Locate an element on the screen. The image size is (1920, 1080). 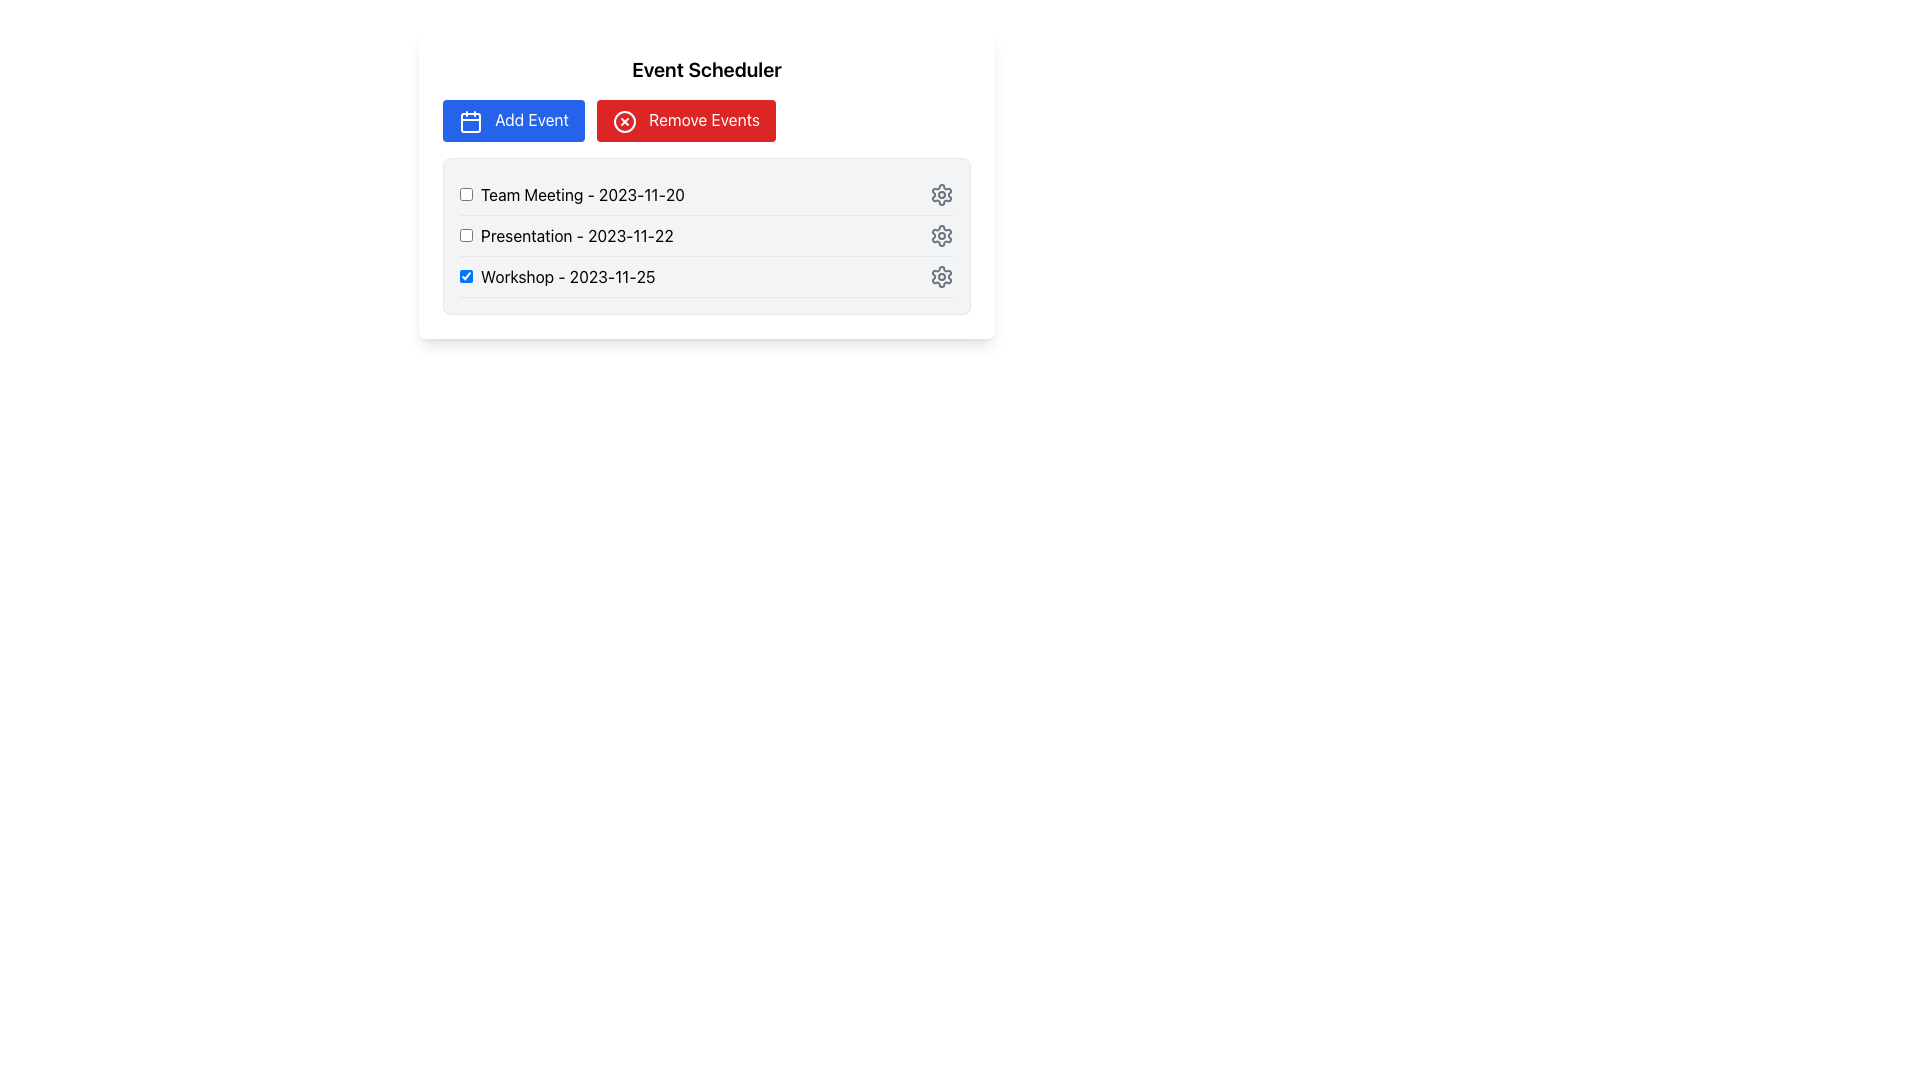
the gear icon located at the right side of the 'Workshop - 2023-11-25' row is located at coordinates (940, 276).